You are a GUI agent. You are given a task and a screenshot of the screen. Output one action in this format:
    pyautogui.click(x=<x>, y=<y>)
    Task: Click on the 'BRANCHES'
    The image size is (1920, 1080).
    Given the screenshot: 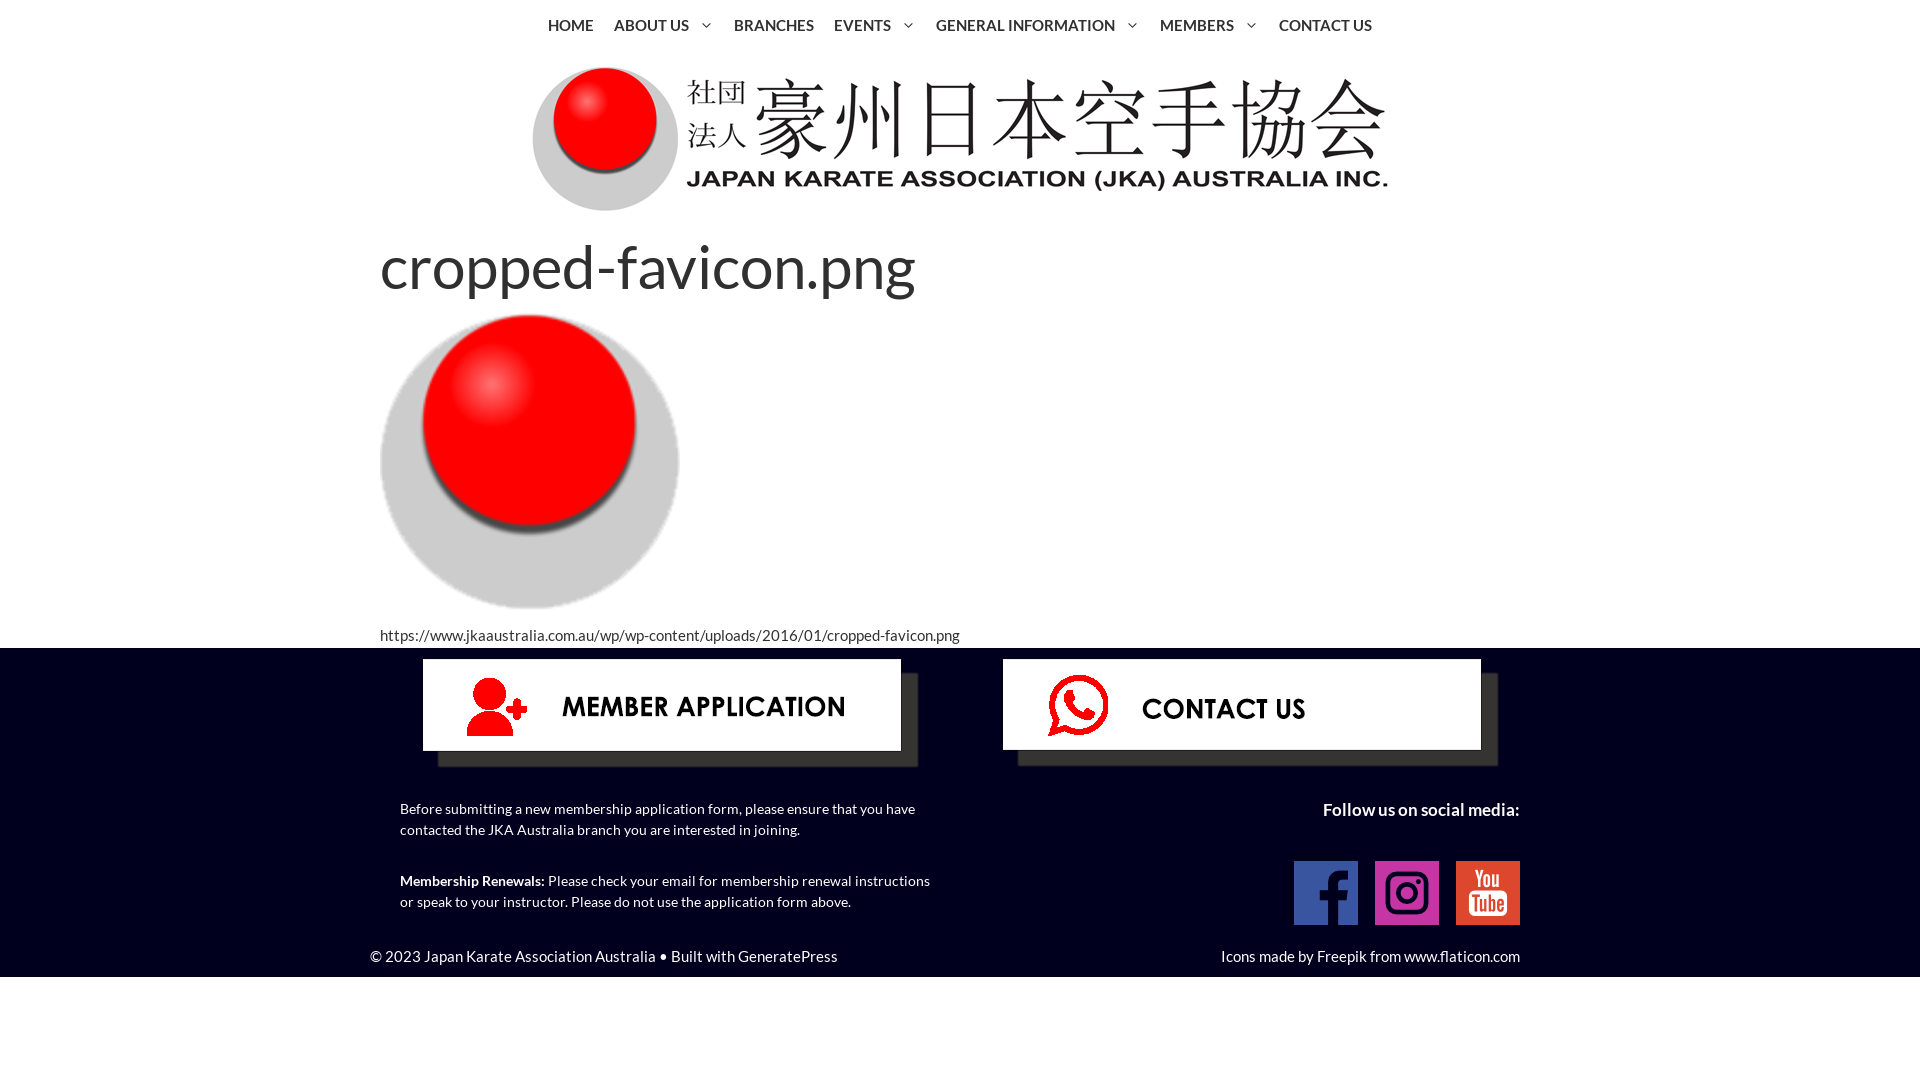 What is the action you would take?
    pyautogui.click(x=772, y=24)
    